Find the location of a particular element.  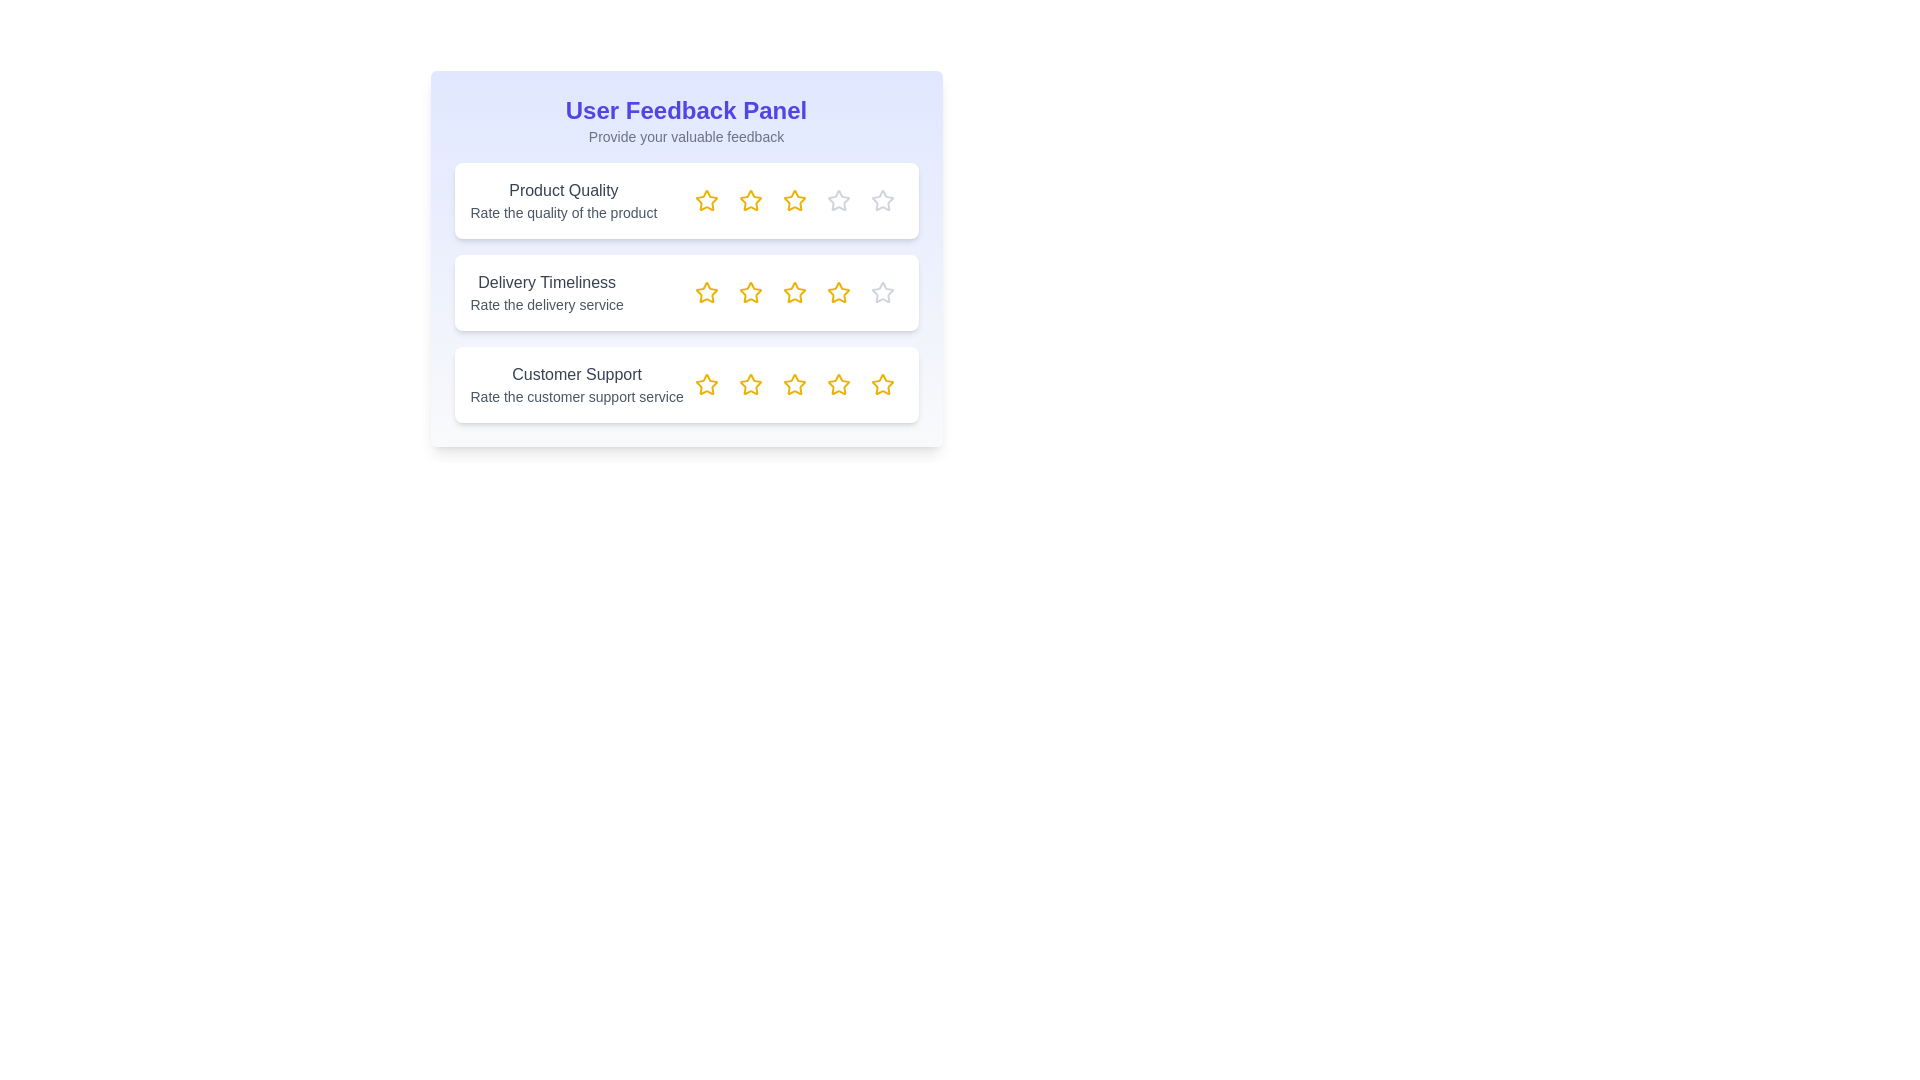

the rating for a feedback item to 1 stars is located at coordinates (706, 200).